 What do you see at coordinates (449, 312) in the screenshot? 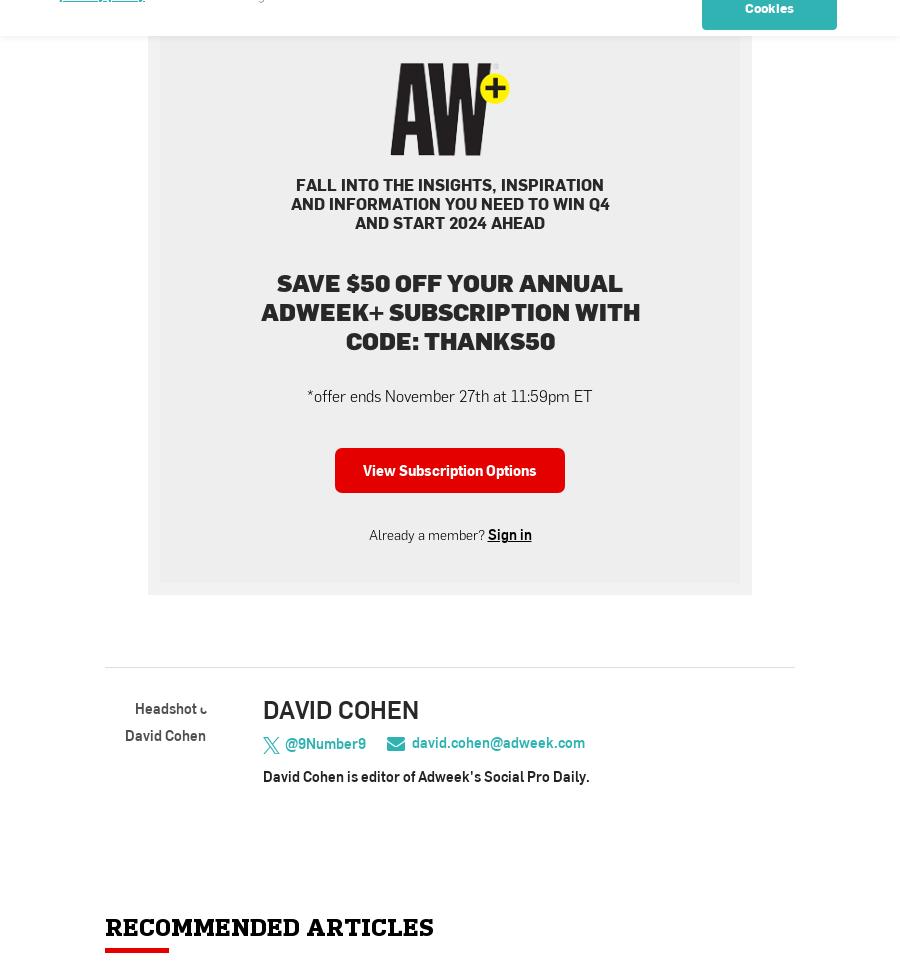
I see `'Save $50 off your annual Adweek+ subscription with code: THANKS50'` at bounding box center [449, 312].